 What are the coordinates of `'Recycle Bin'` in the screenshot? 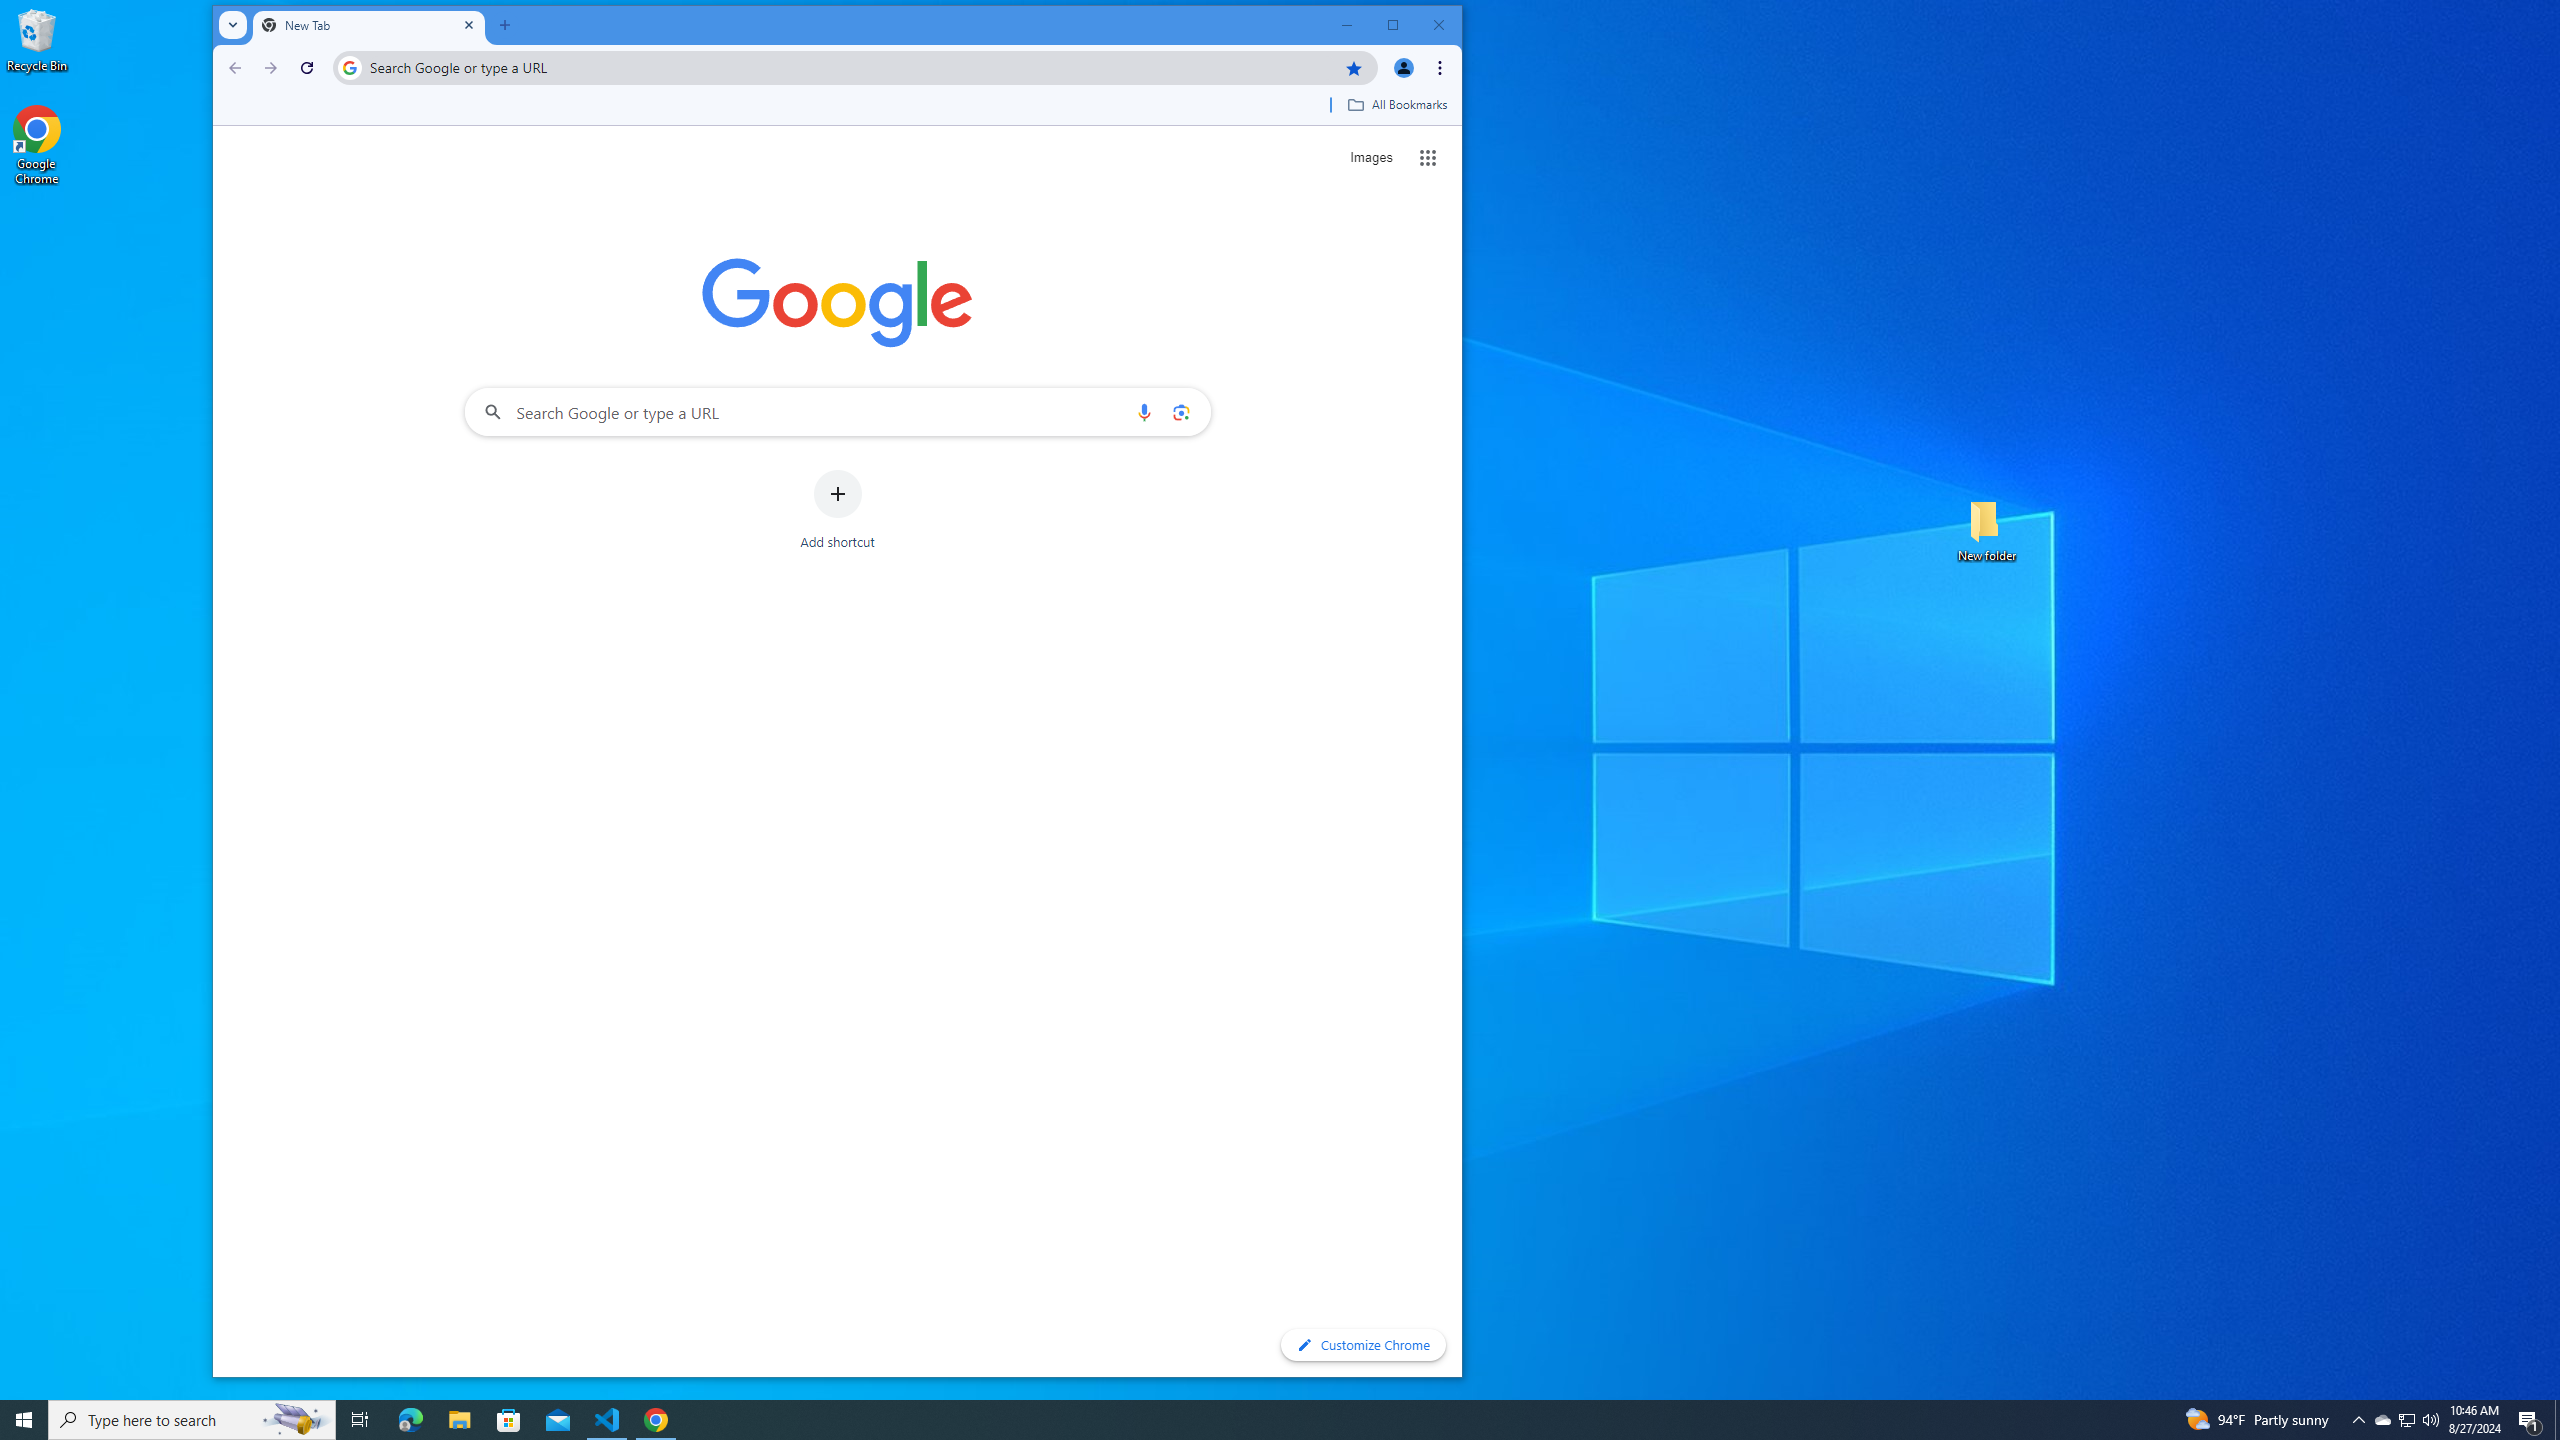 It's located at (36, 38).